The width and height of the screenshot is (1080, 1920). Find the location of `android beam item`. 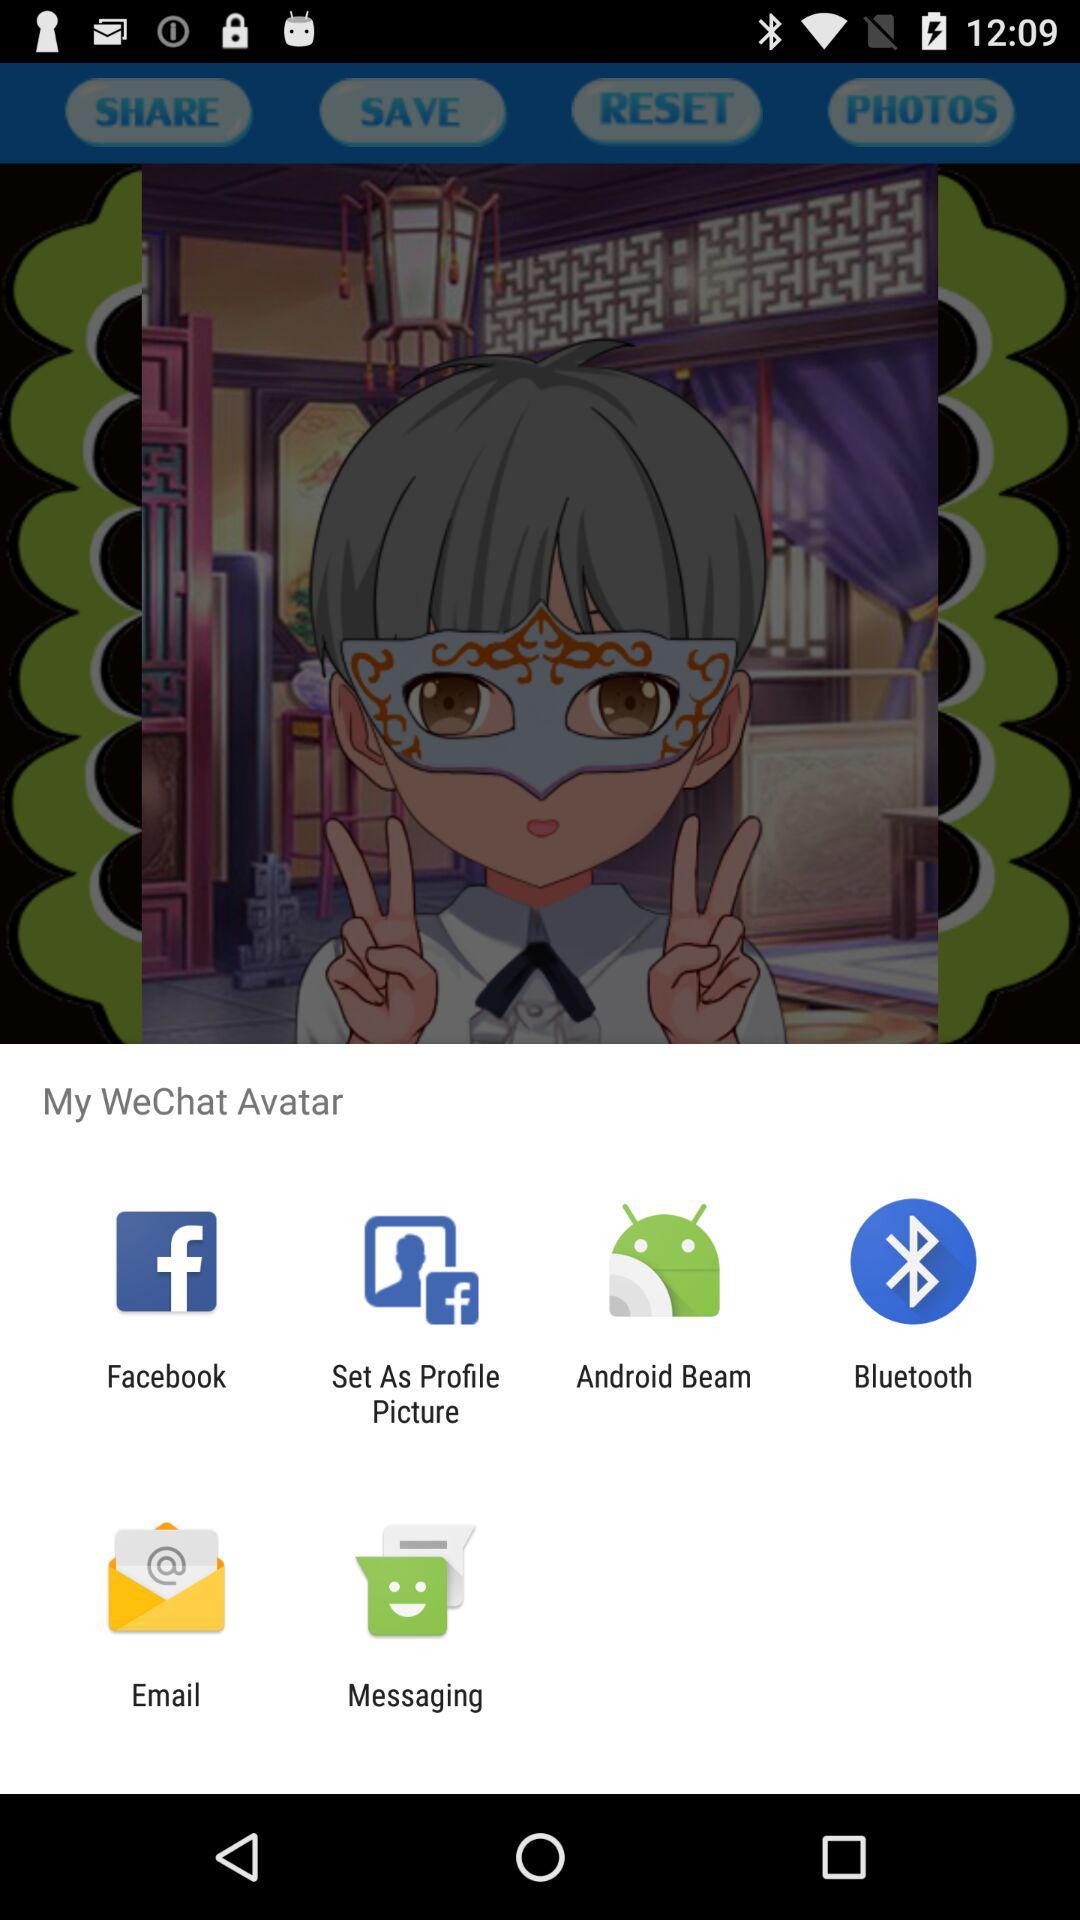

android beam item is located at coordinates (664, 1392).